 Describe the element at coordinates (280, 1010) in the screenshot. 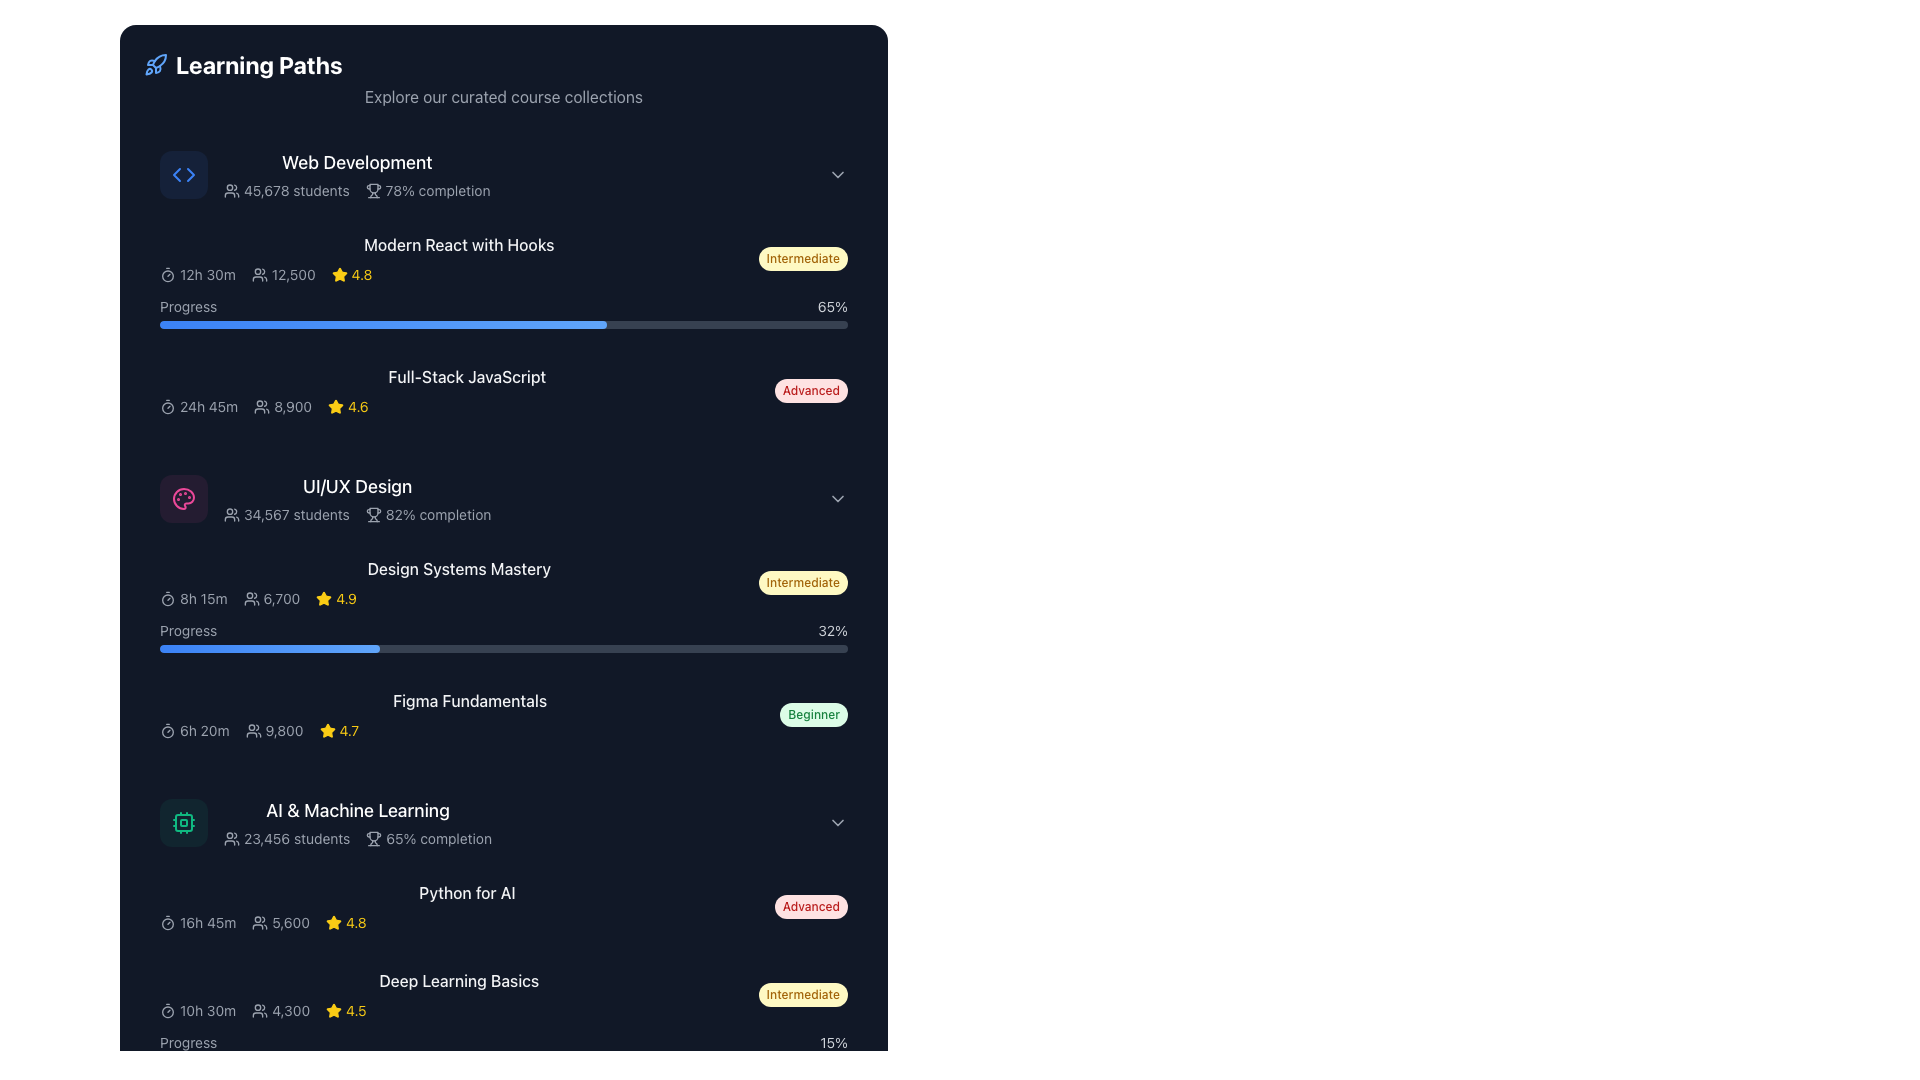

I see `the Text Label displaying the number '4,300' which is styled in gray and located in the middle section of the UI for the 'Deep Learning Basics' course` at that location.